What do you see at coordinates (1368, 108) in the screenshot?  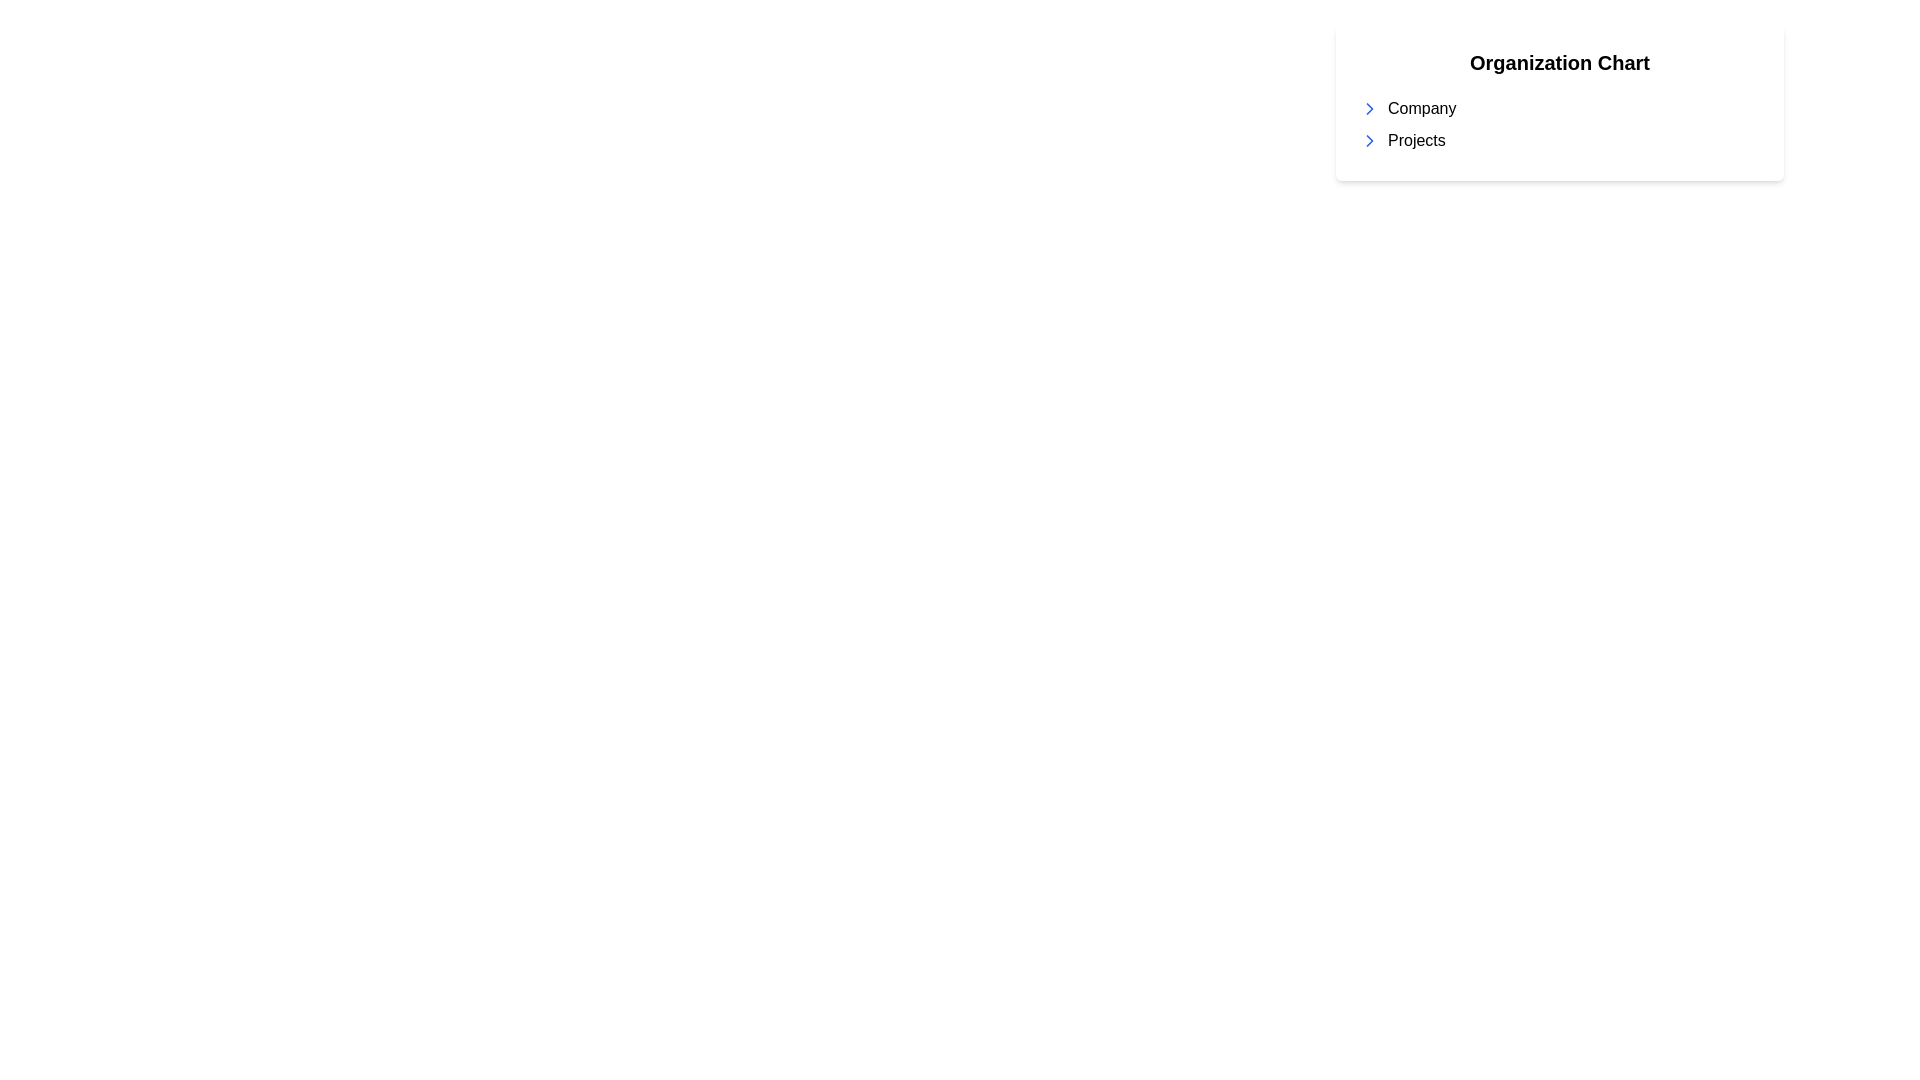 I see `the right-pointing chevron icon` at bounding box center [1368, 108].